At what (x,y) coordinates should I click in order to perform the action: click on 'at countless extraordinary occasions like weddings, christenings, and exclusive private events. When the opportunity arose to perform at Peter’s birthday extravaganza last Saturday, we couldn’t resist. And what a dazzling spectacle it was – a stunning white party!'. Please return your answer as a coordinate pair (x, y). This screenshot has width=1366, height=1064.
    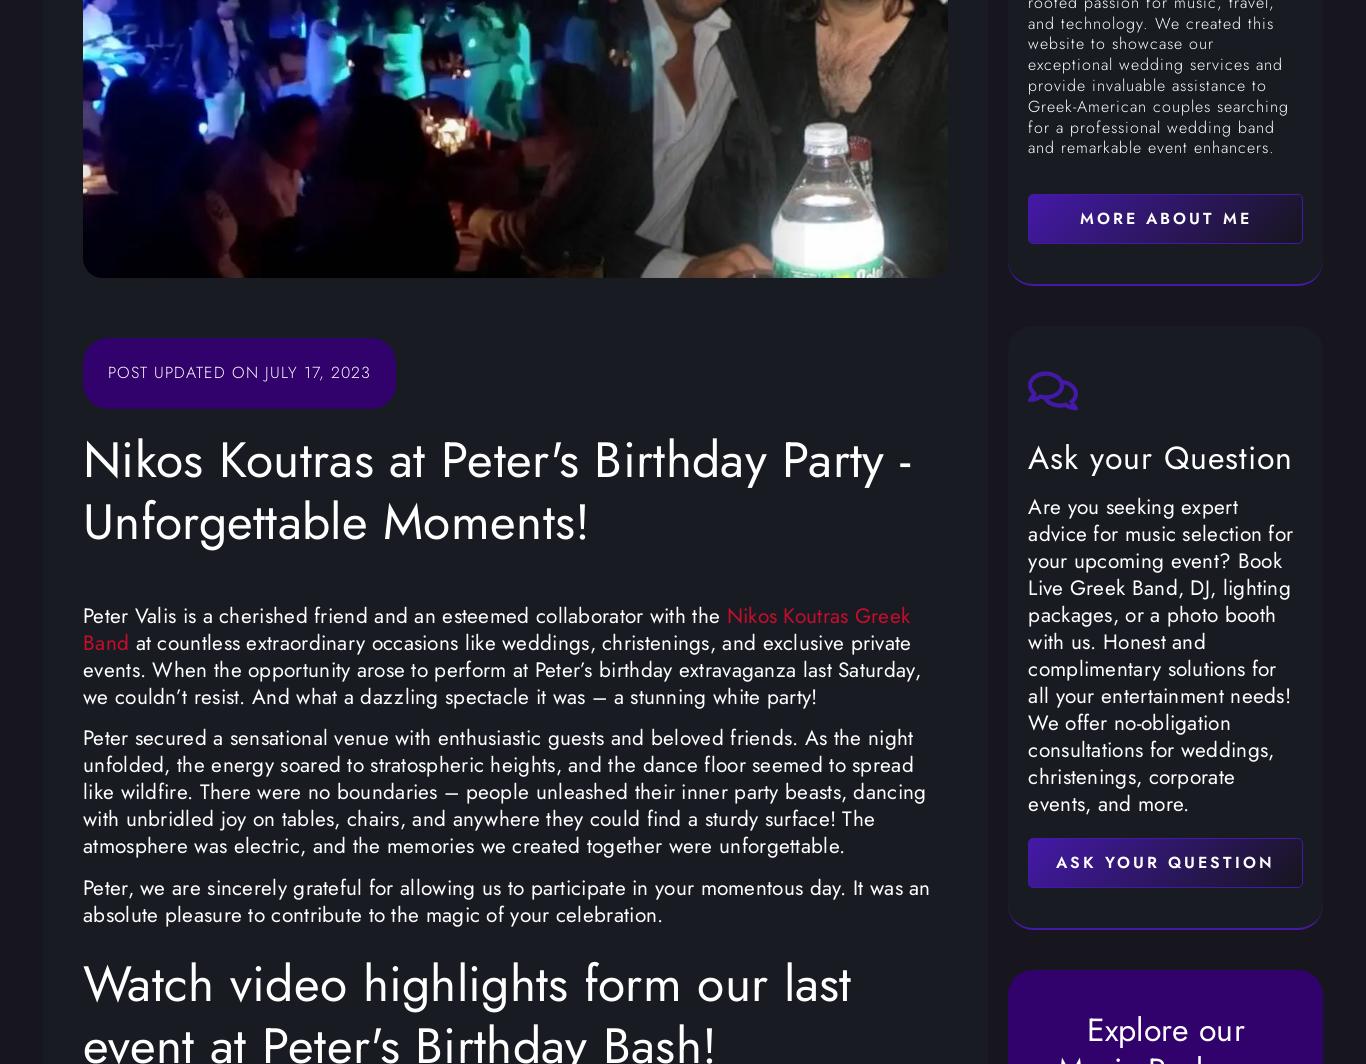
    Looking at the image, I should click on (501, 669).